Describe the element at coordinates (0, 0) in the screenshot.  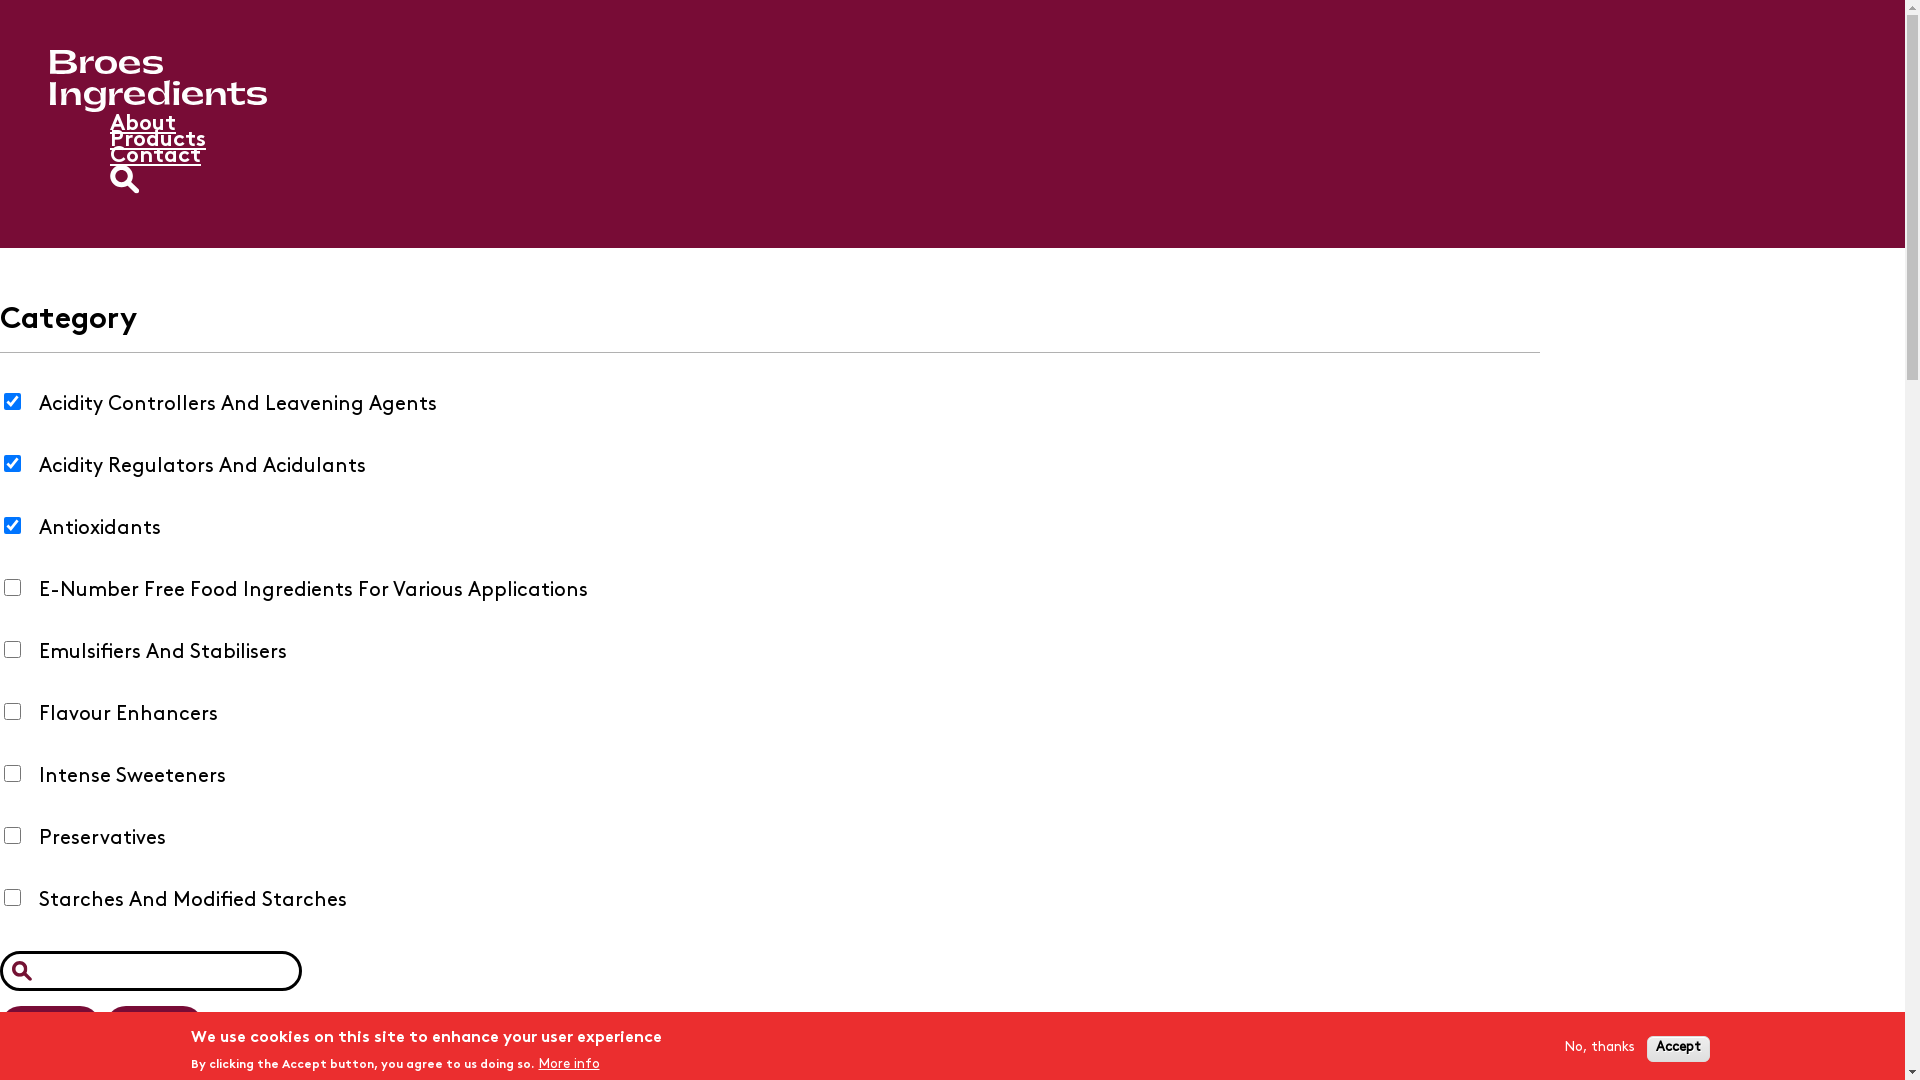
I see `'Skip to main content'` at that location.